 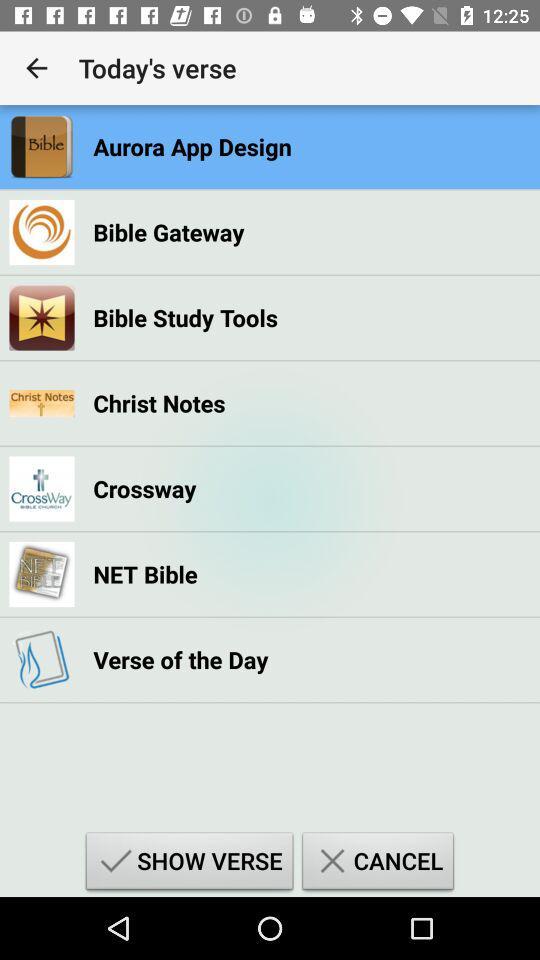 I want to click on the crossway item, so click(x=143, y=487).